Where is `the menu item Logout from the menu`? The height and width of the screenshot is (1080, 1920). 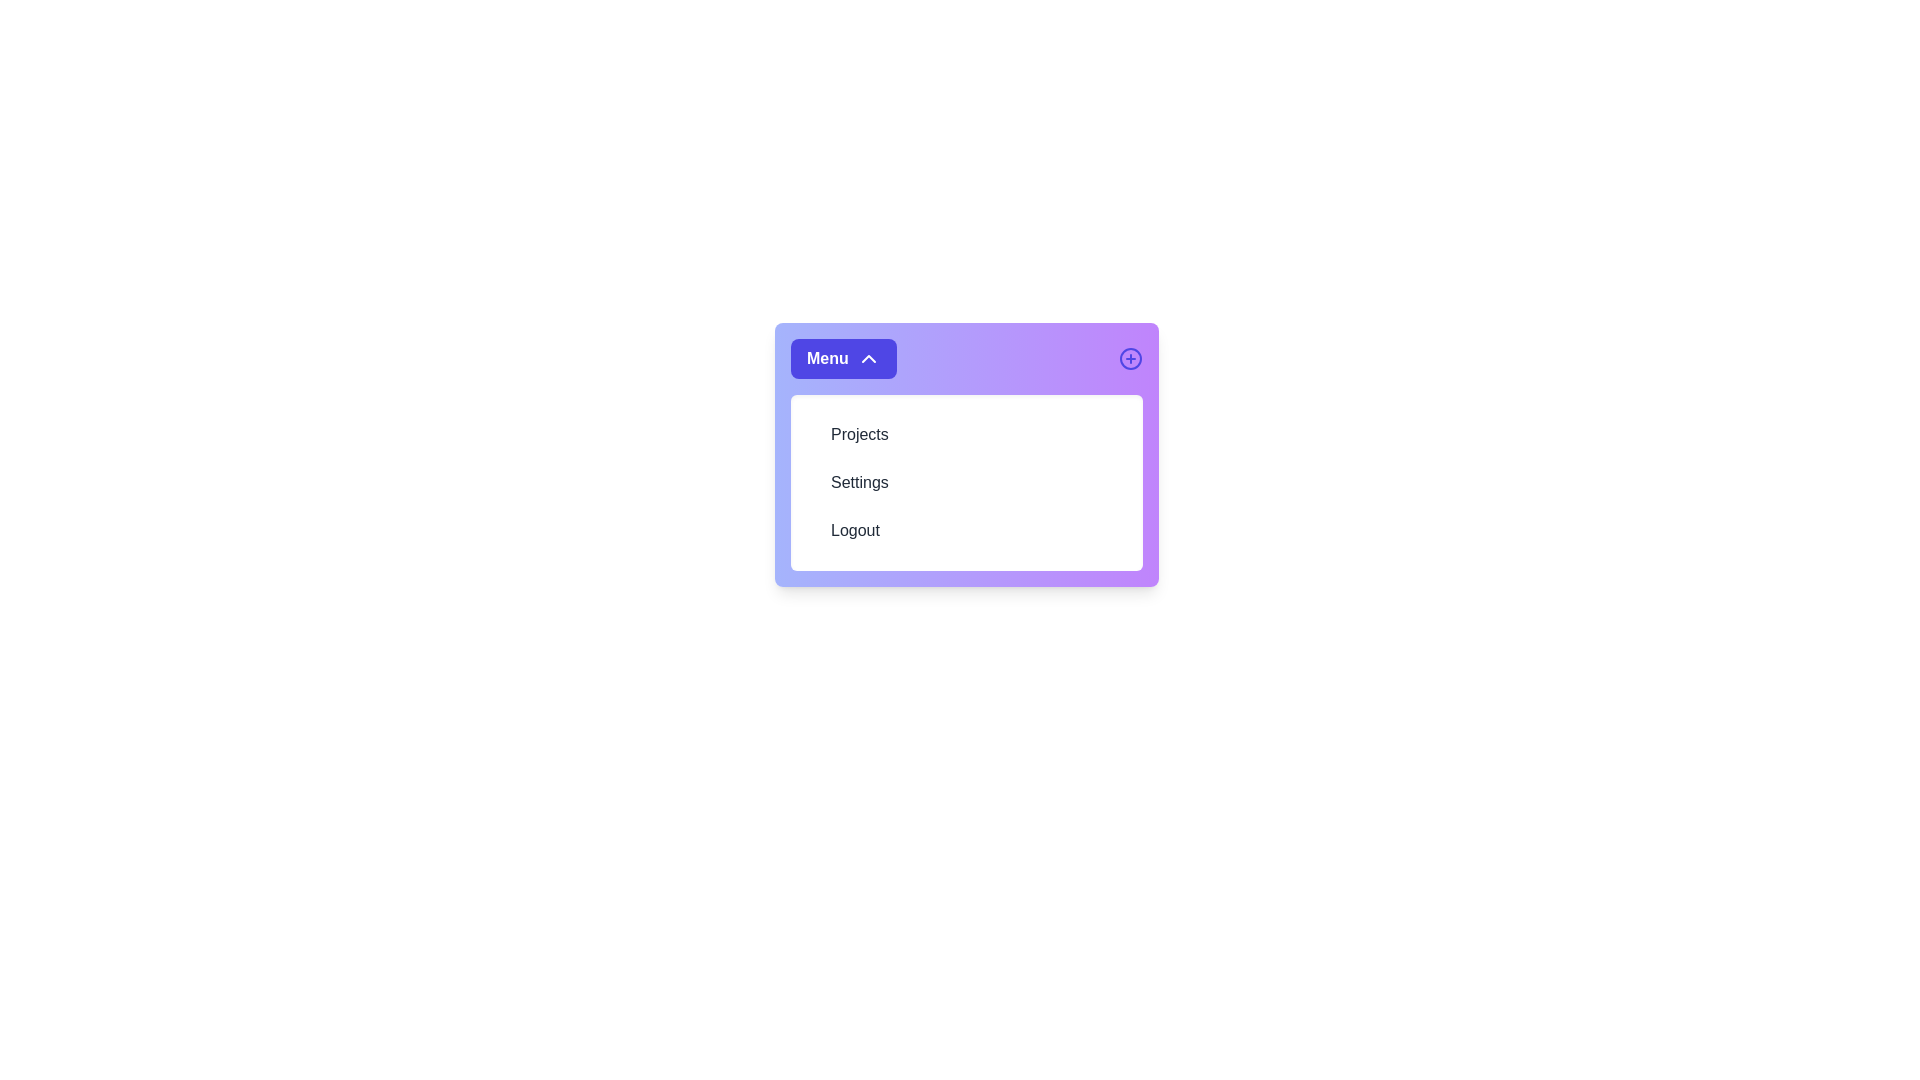
the menu item Logout from the menu is located at coordinates (966, 530).